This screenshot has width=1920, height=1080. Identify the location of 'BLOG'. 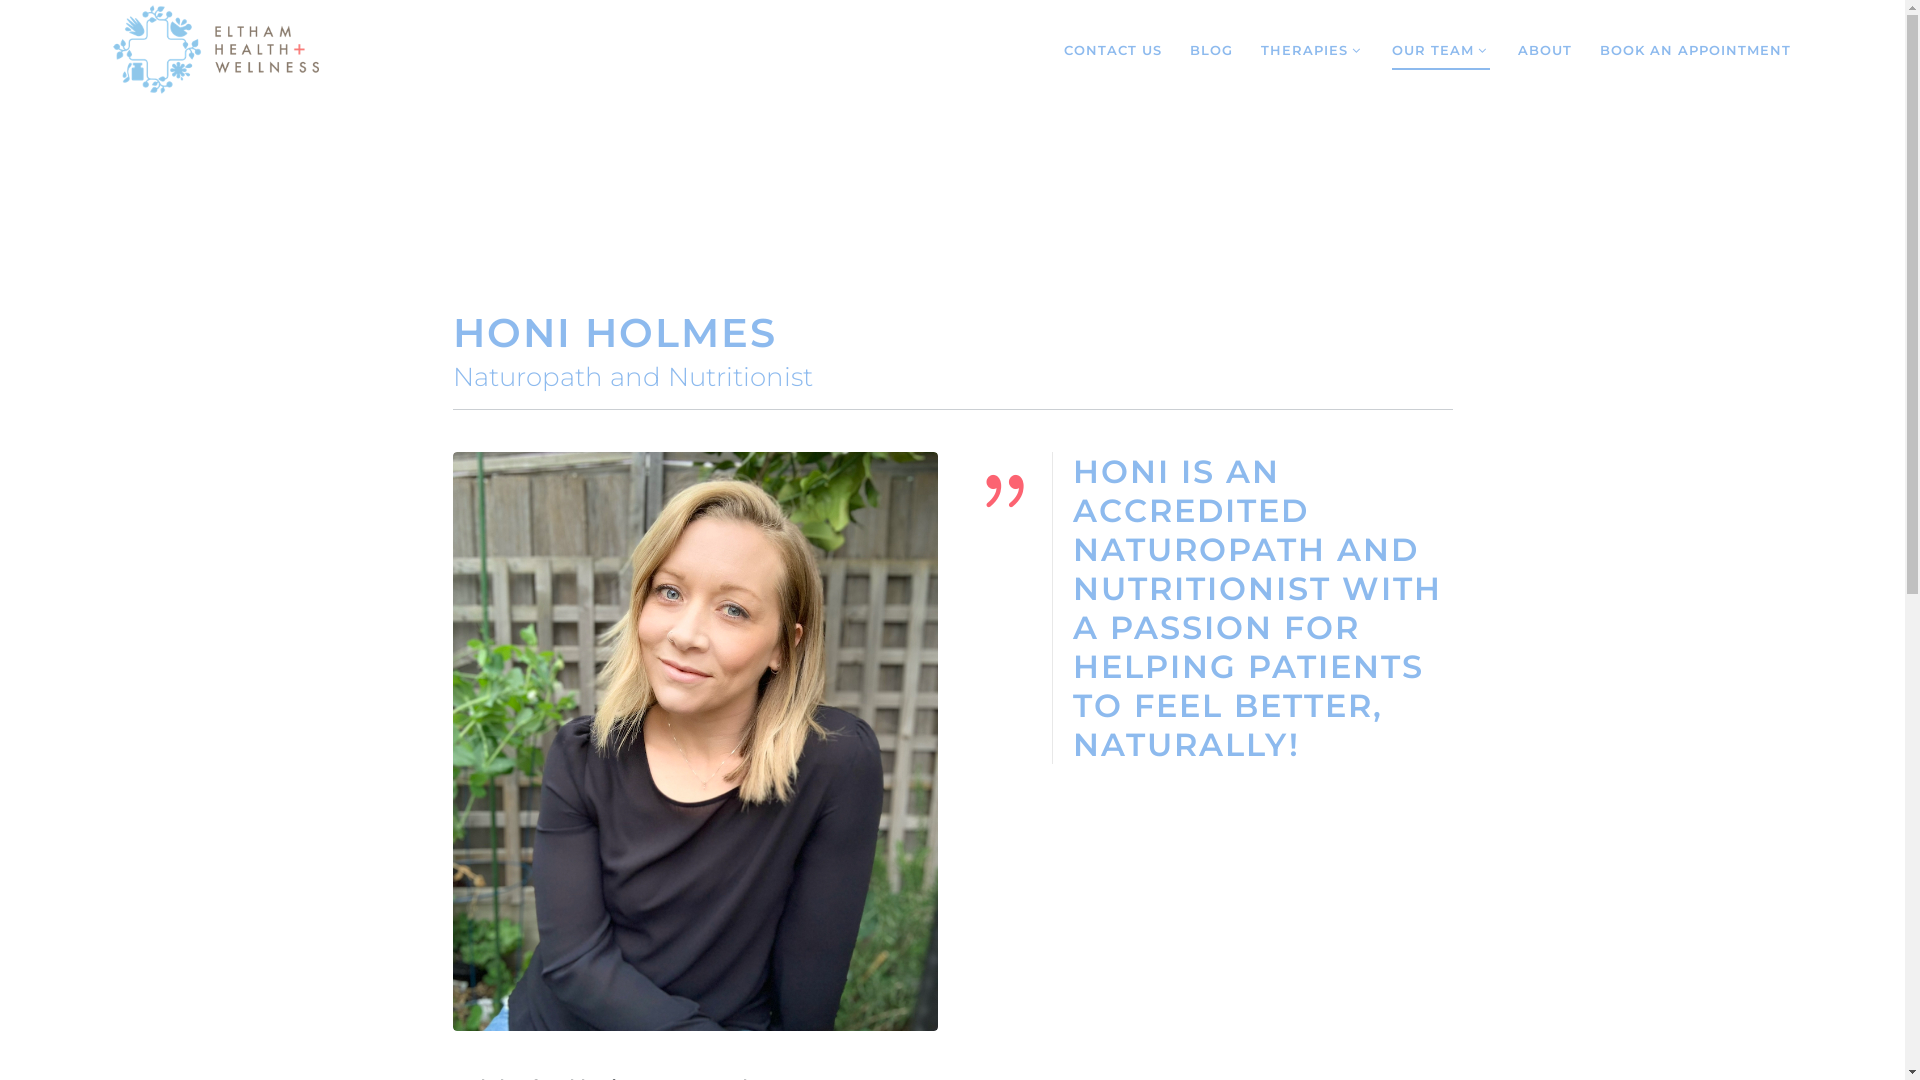
(1210, 49).